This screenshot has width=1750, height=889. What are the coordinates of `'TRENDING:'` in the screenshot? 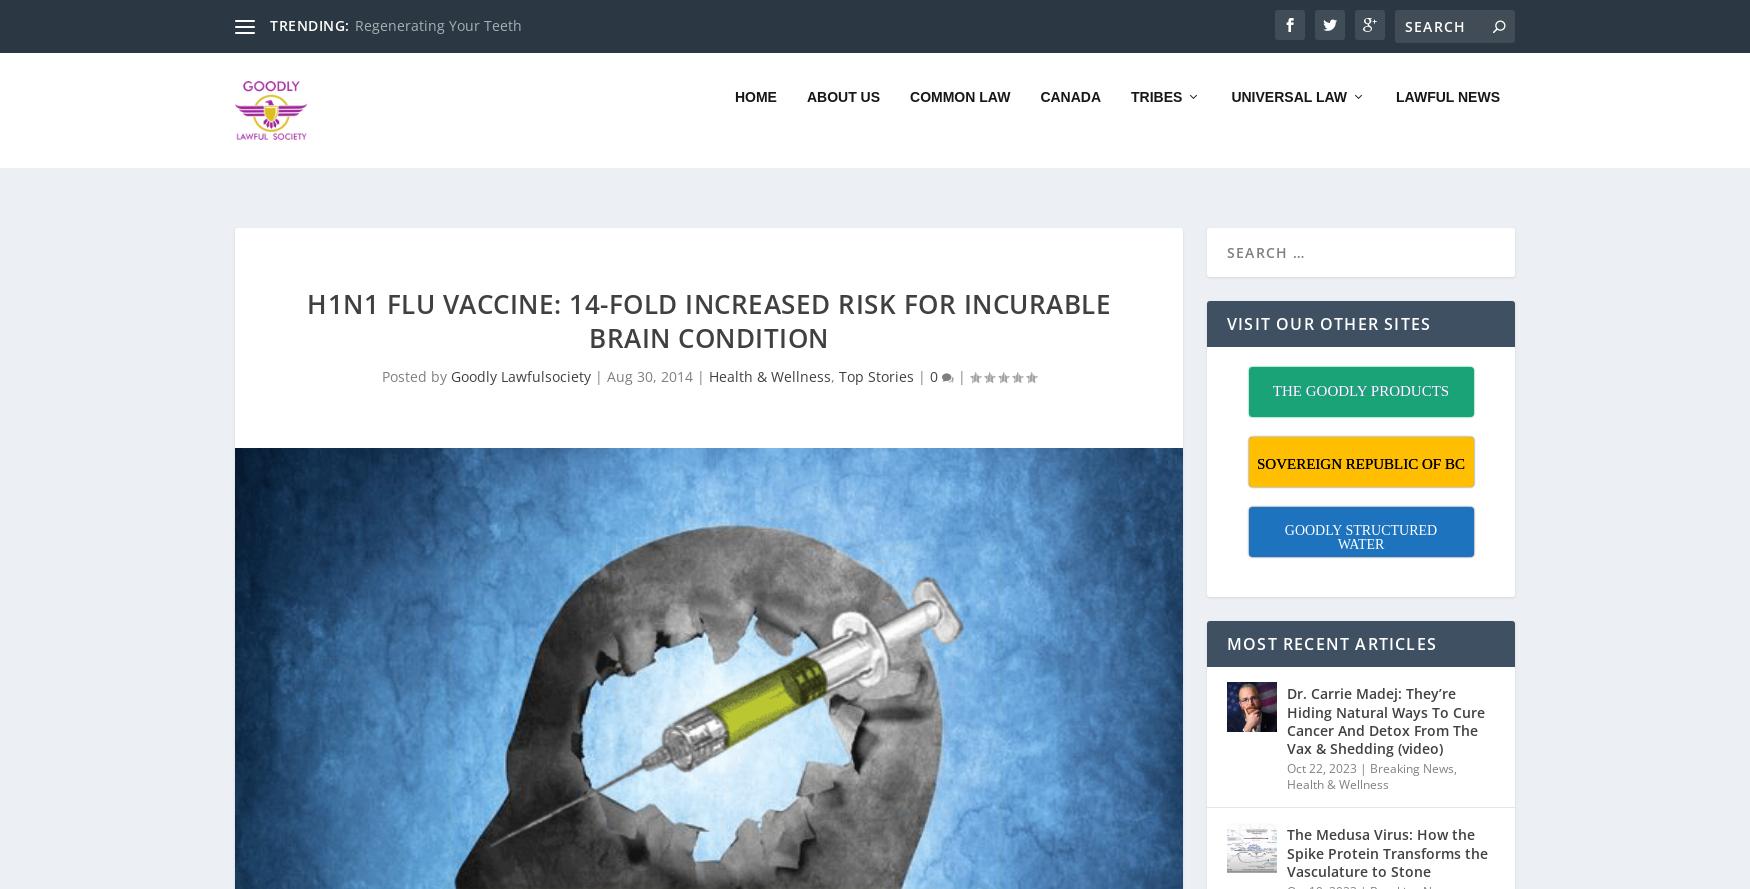 It's located at (308, 25).